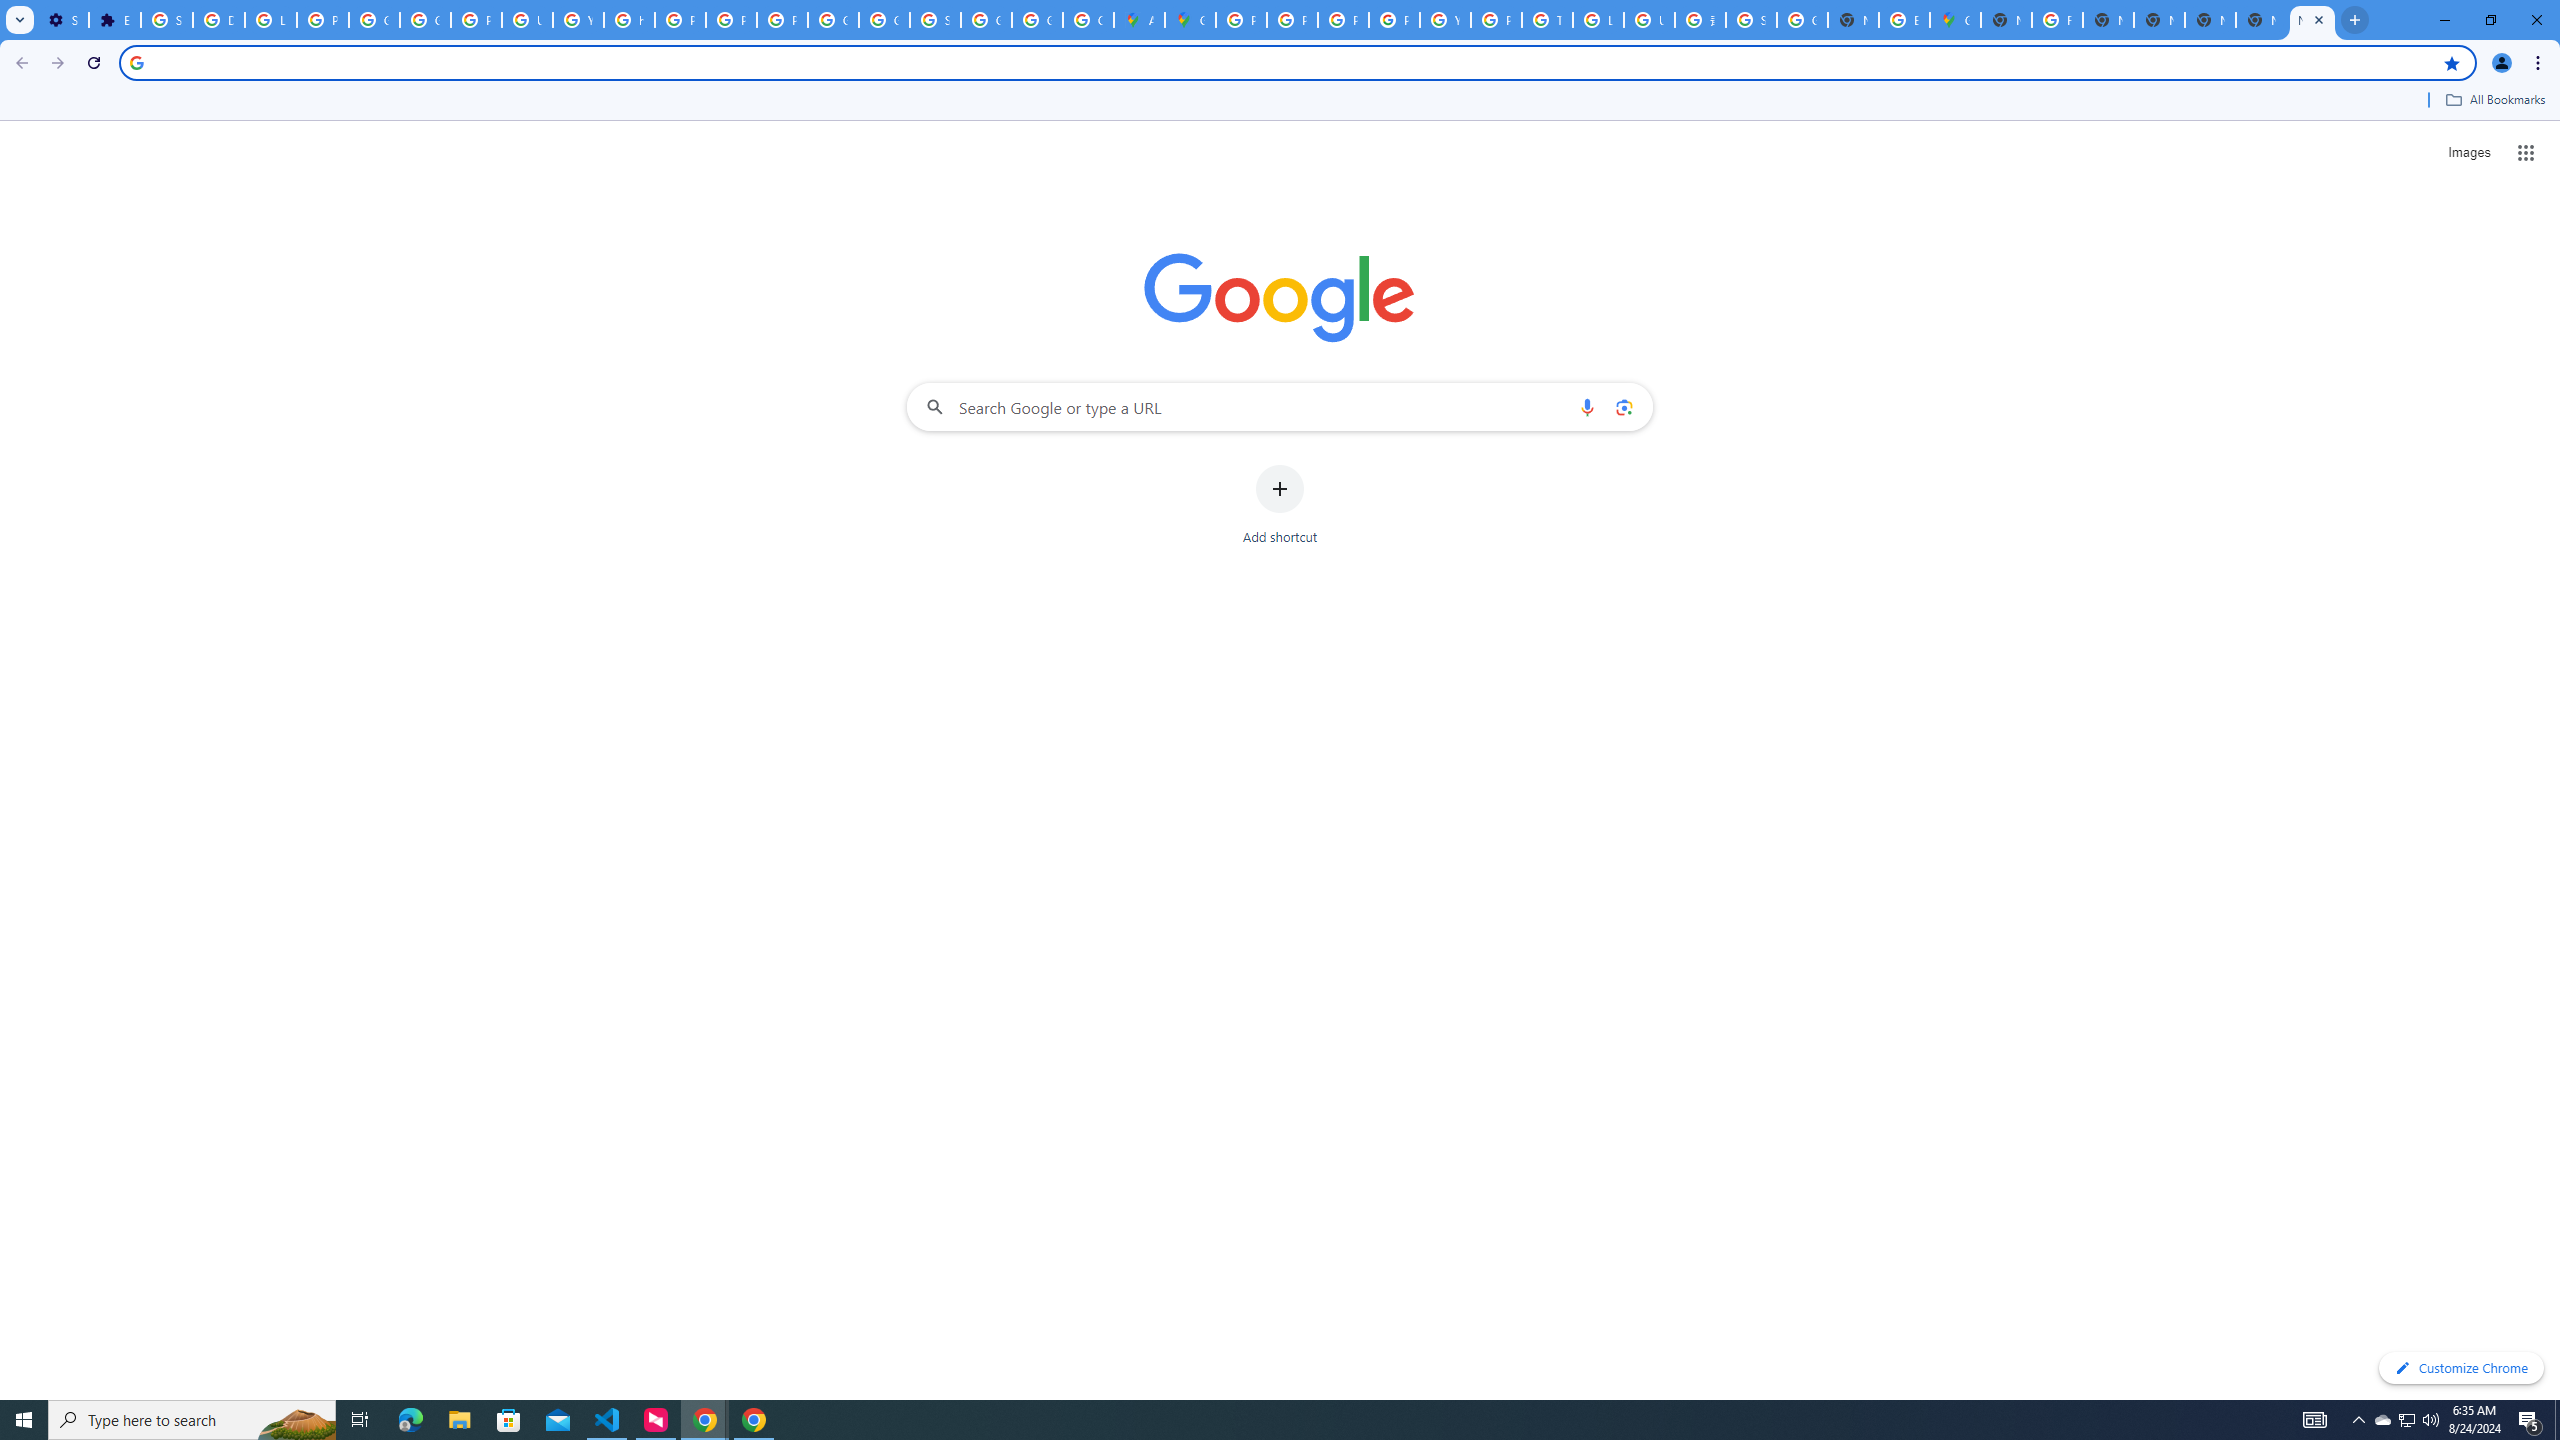 The image size is (2560, 1440). I want to click on 'Google Account Help', so click(375, 19).